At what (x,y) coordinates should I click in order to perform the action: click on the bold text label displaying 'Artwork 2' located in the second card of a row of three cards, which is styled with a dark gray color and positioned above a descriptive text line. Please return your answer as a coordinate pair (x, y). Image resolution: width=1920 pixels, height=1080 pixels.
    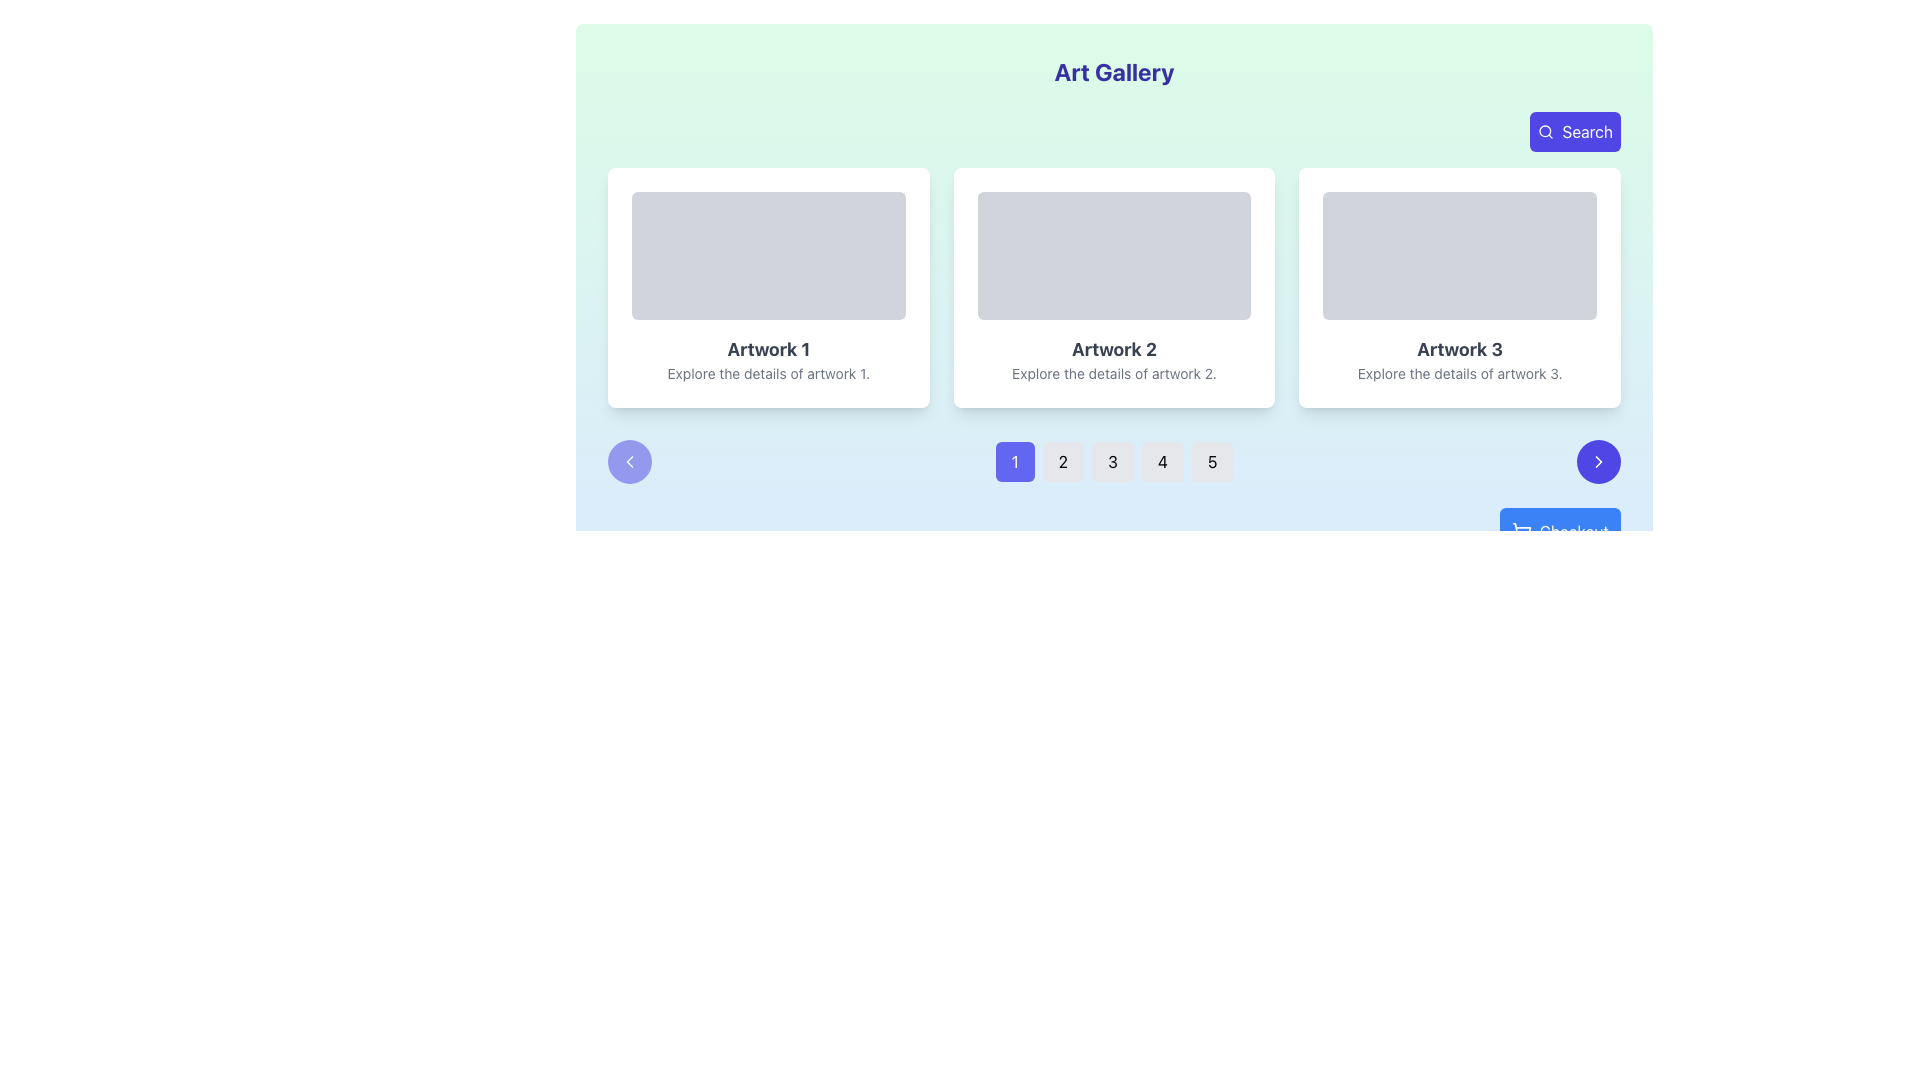
    Looking at the image, I should click on (1113, 349).